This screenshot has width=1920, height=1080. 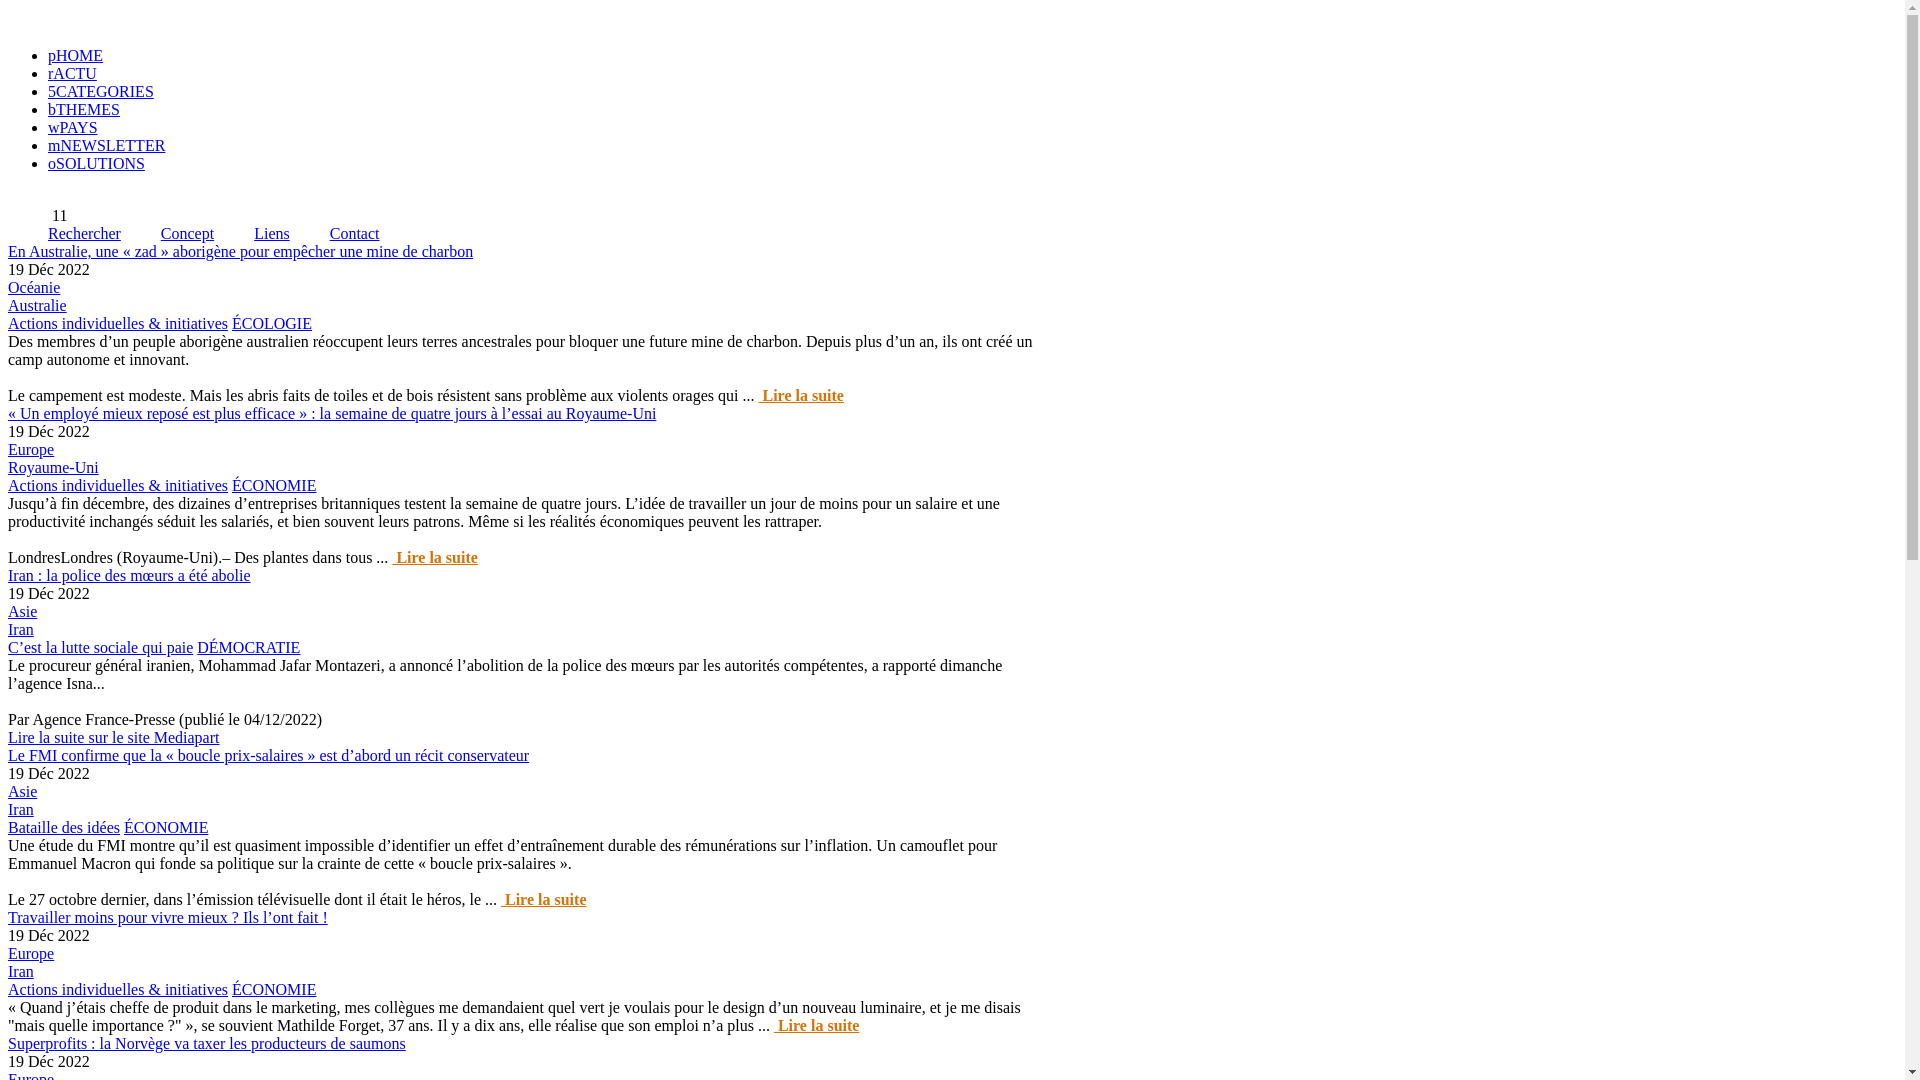 I want to click on 'Rechercher', so click(x=64, y=232).